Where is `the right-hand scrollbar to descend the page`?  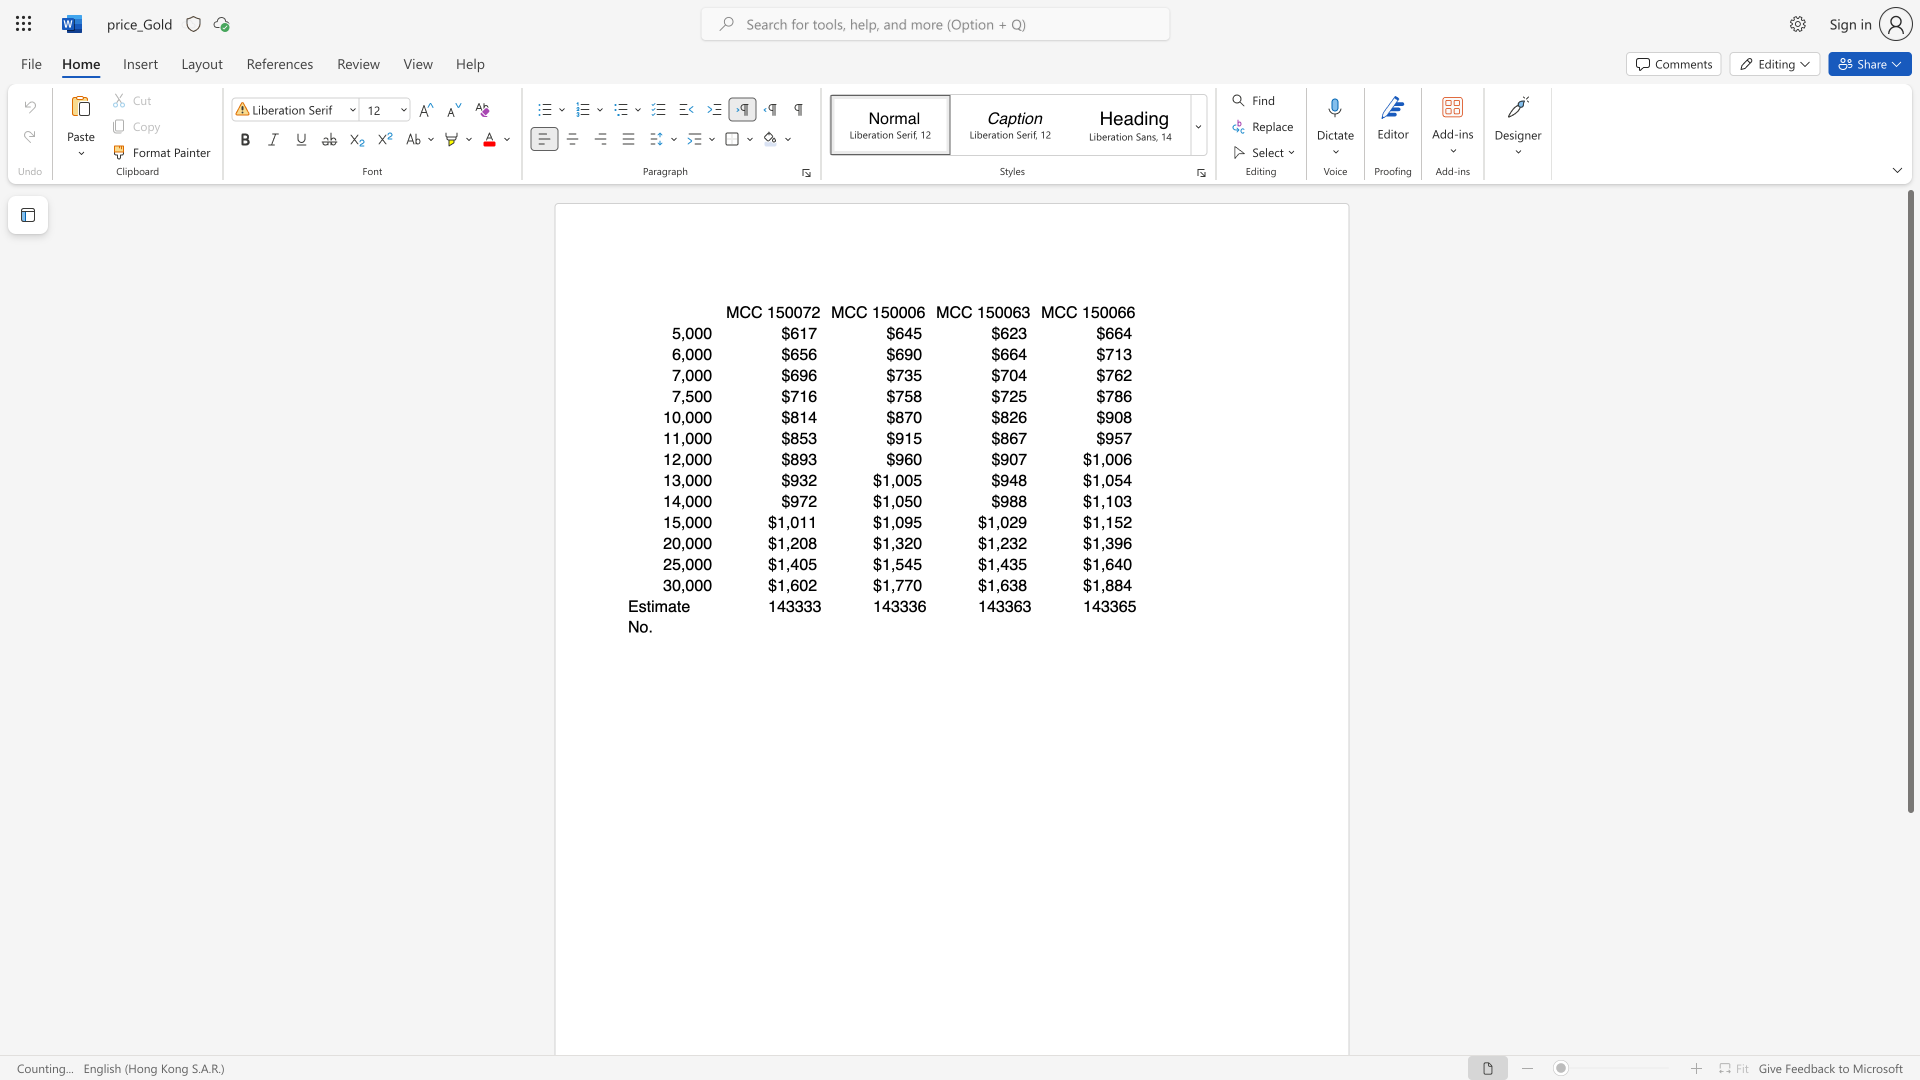 the right-hand scrollbar to descend the page is located at coordinates (1909, 889).